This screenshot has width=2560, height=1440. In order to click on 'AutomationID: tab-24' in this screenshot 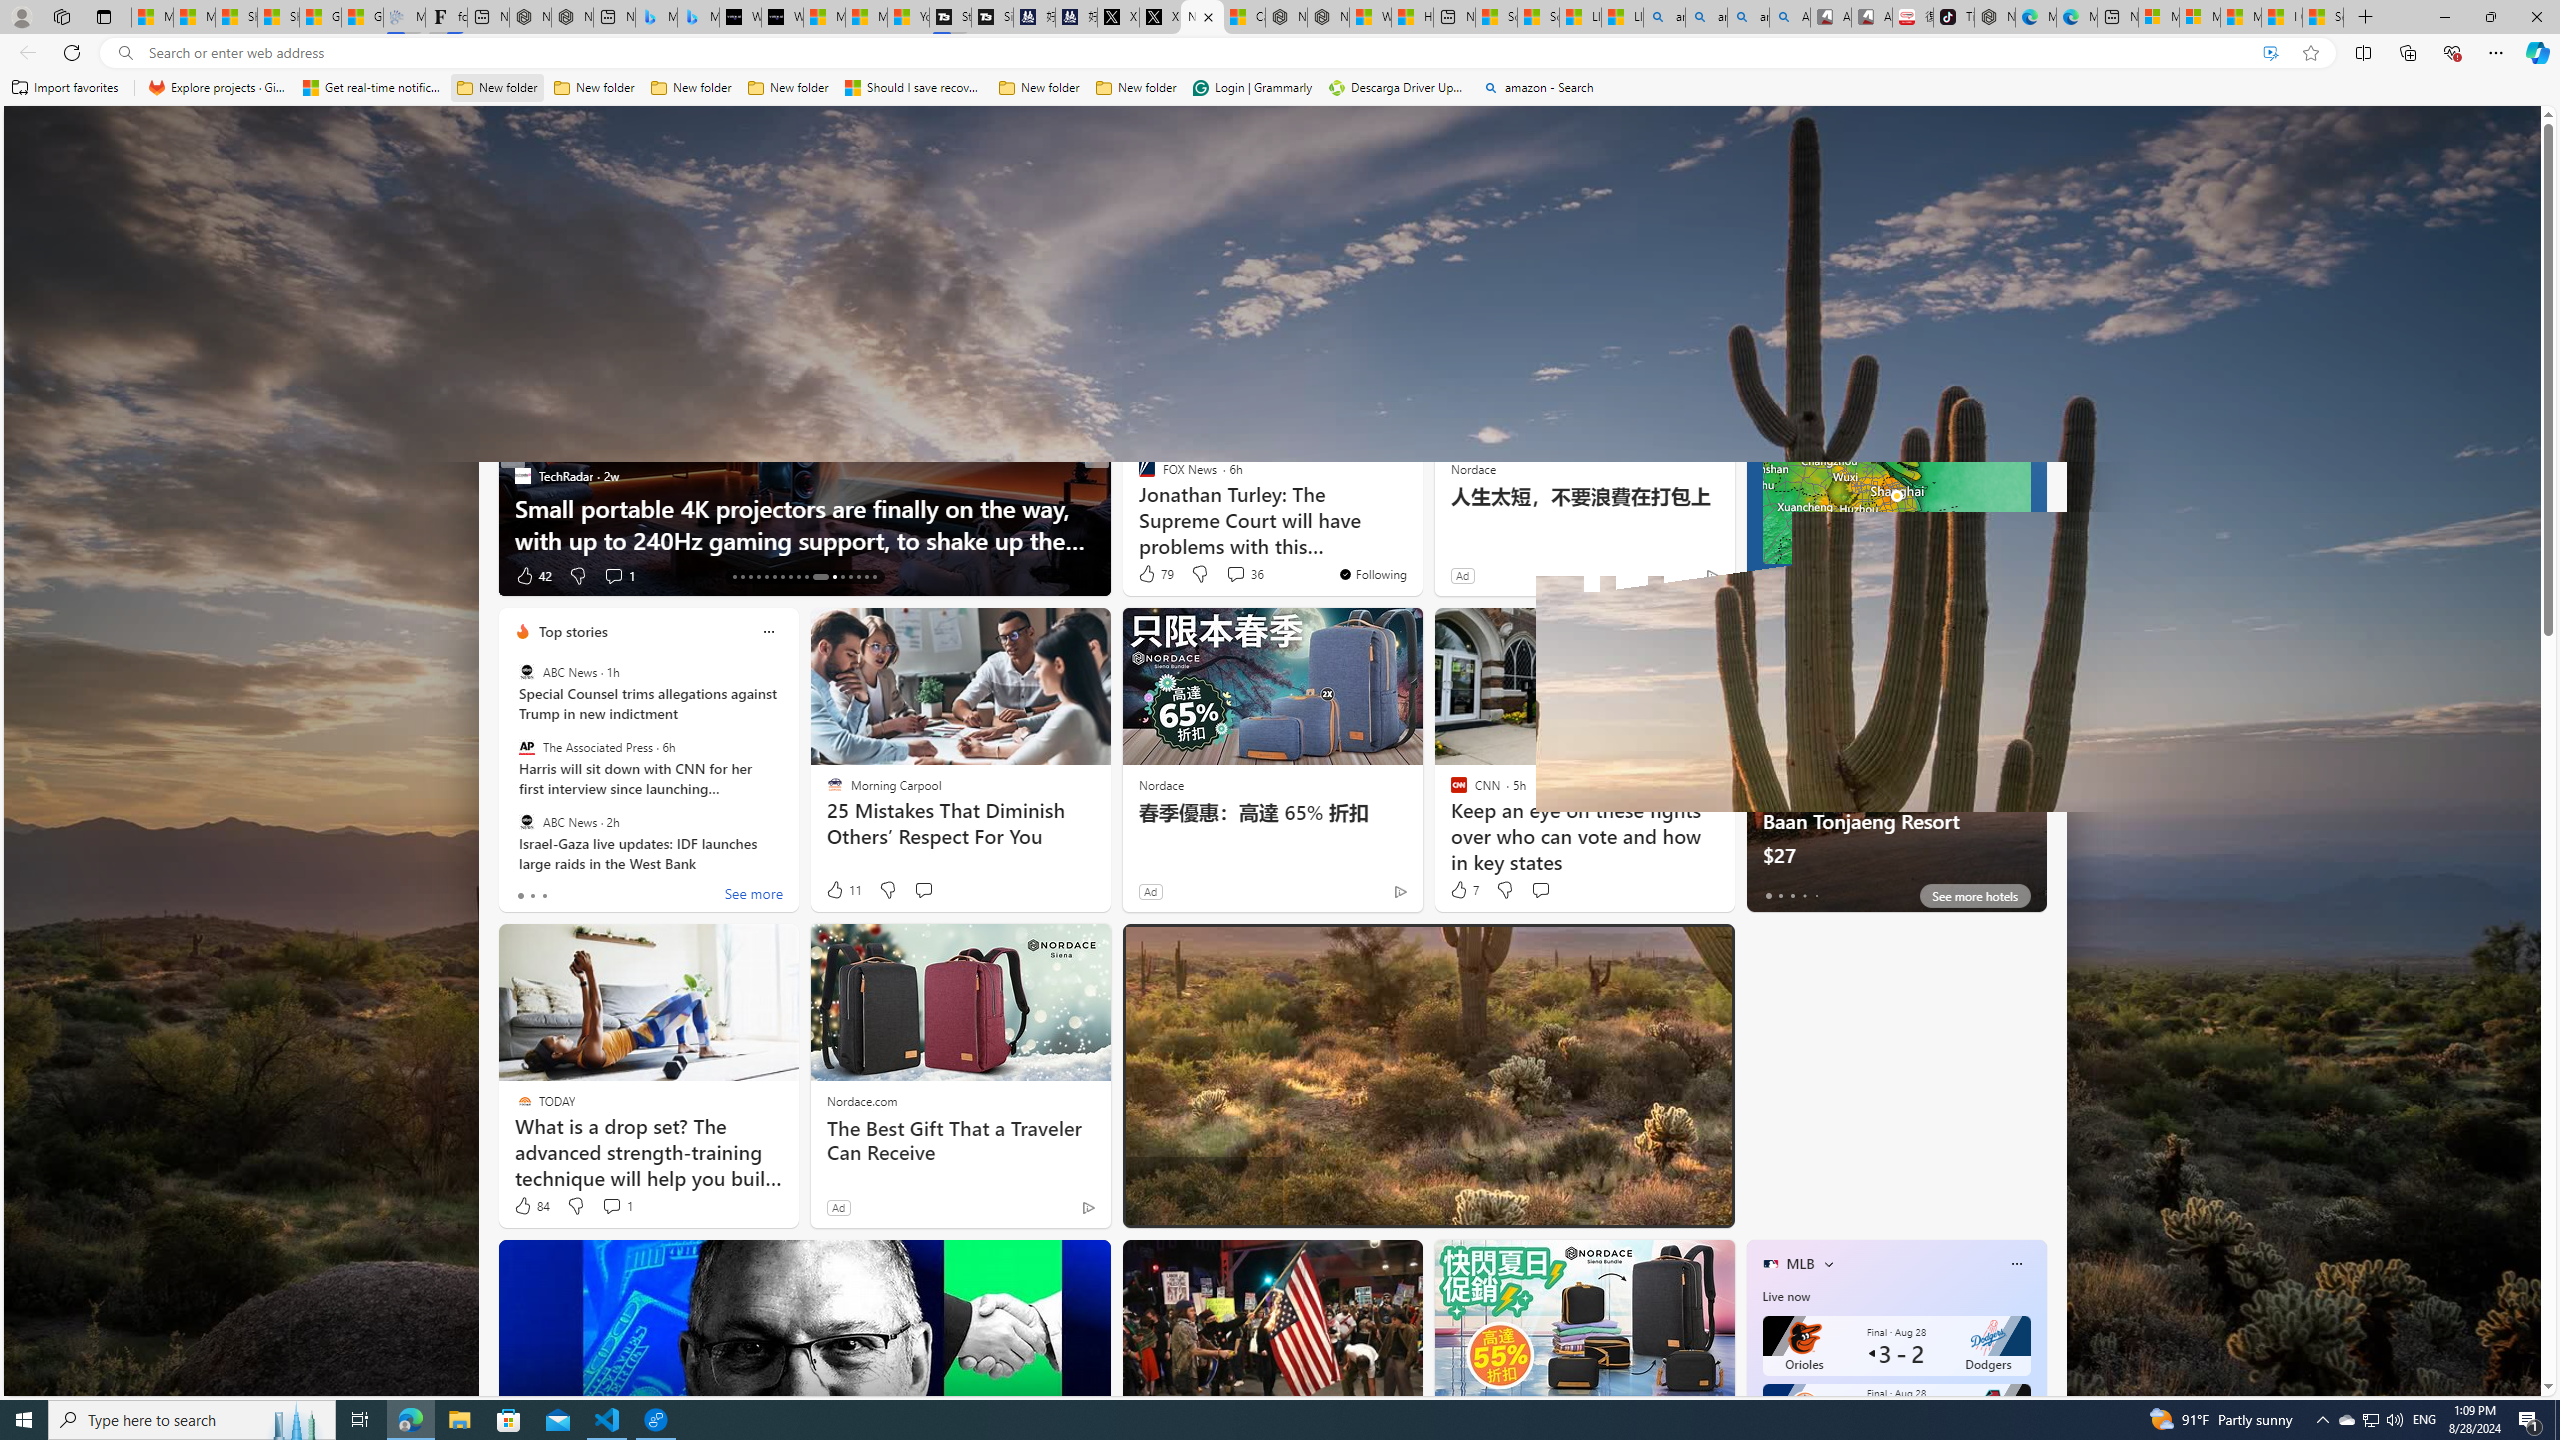, I will do `click(828, 577)`.